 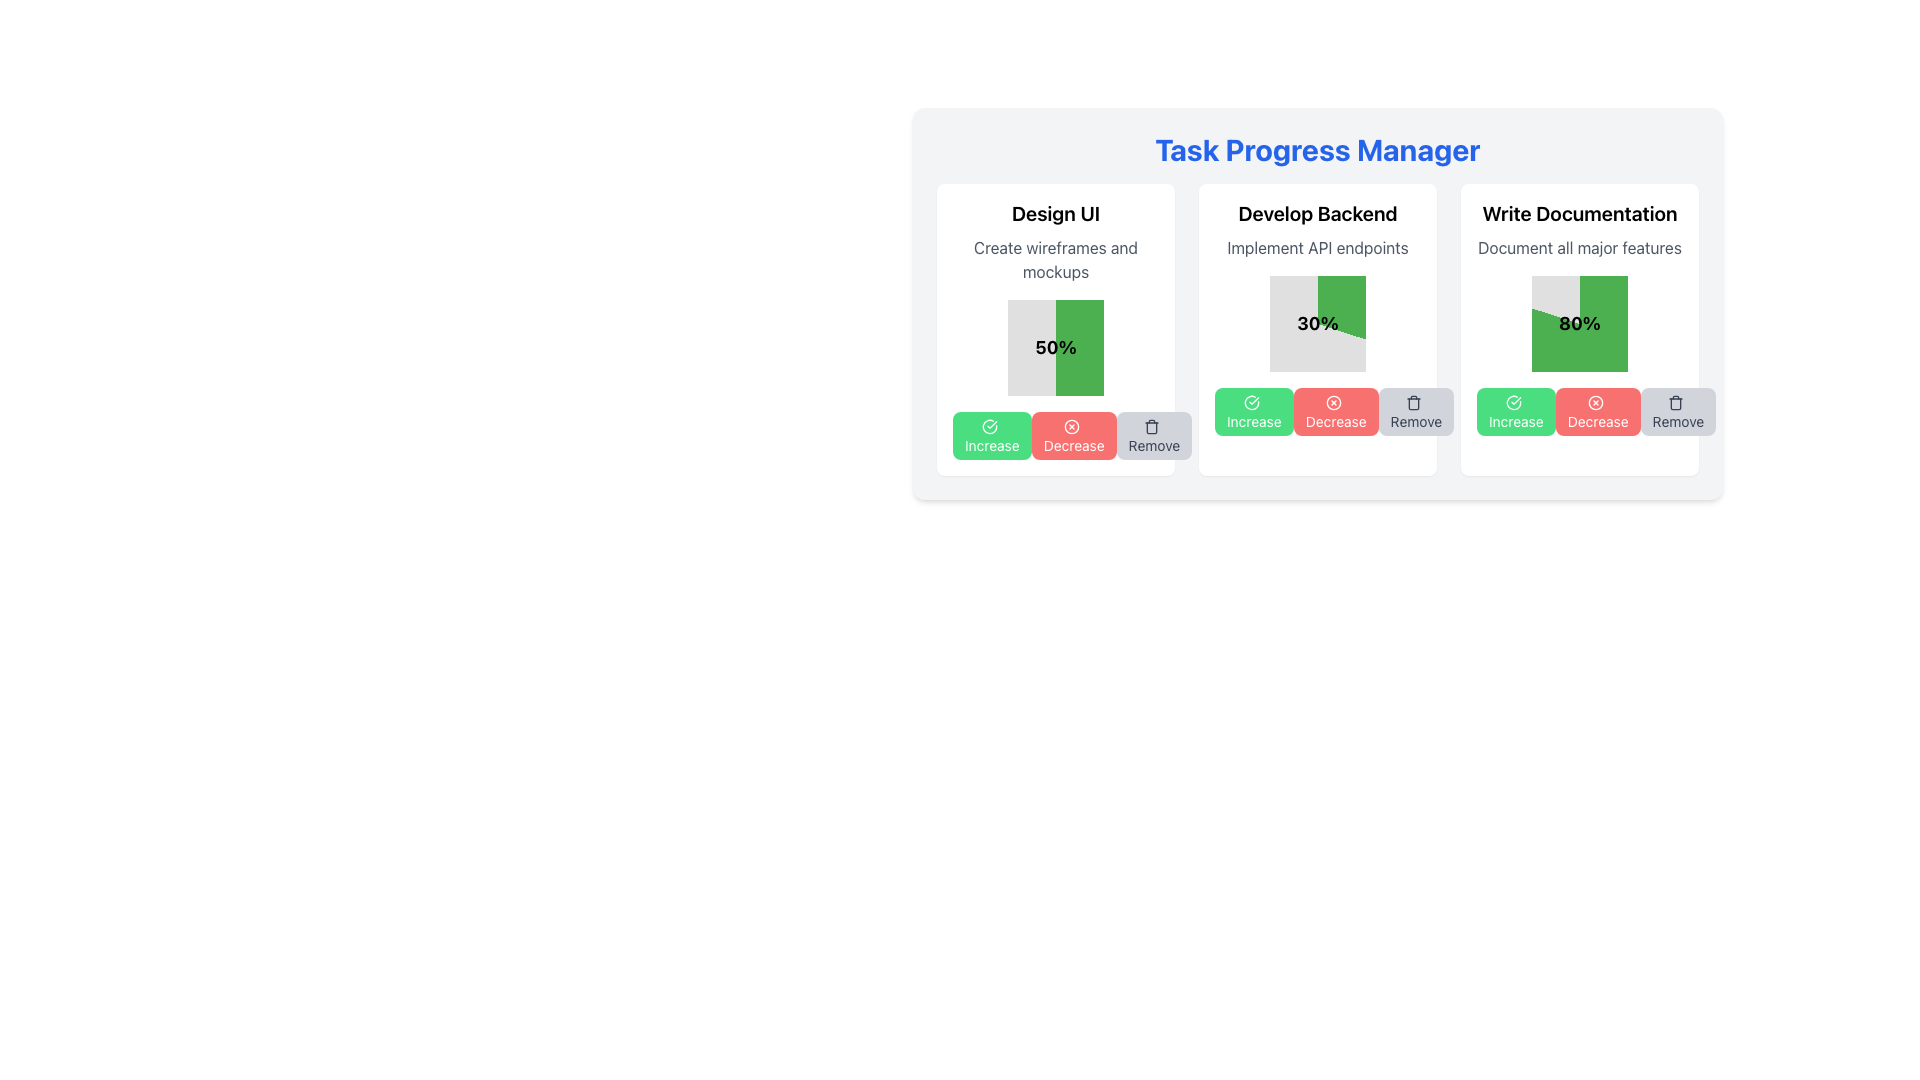 I want to click on the small circular icon with a checkmark inside, which has a green background and white border, located inside the green 'Increase' button, positioned to the left of the text 'Increase', so click(x=990, y=426).